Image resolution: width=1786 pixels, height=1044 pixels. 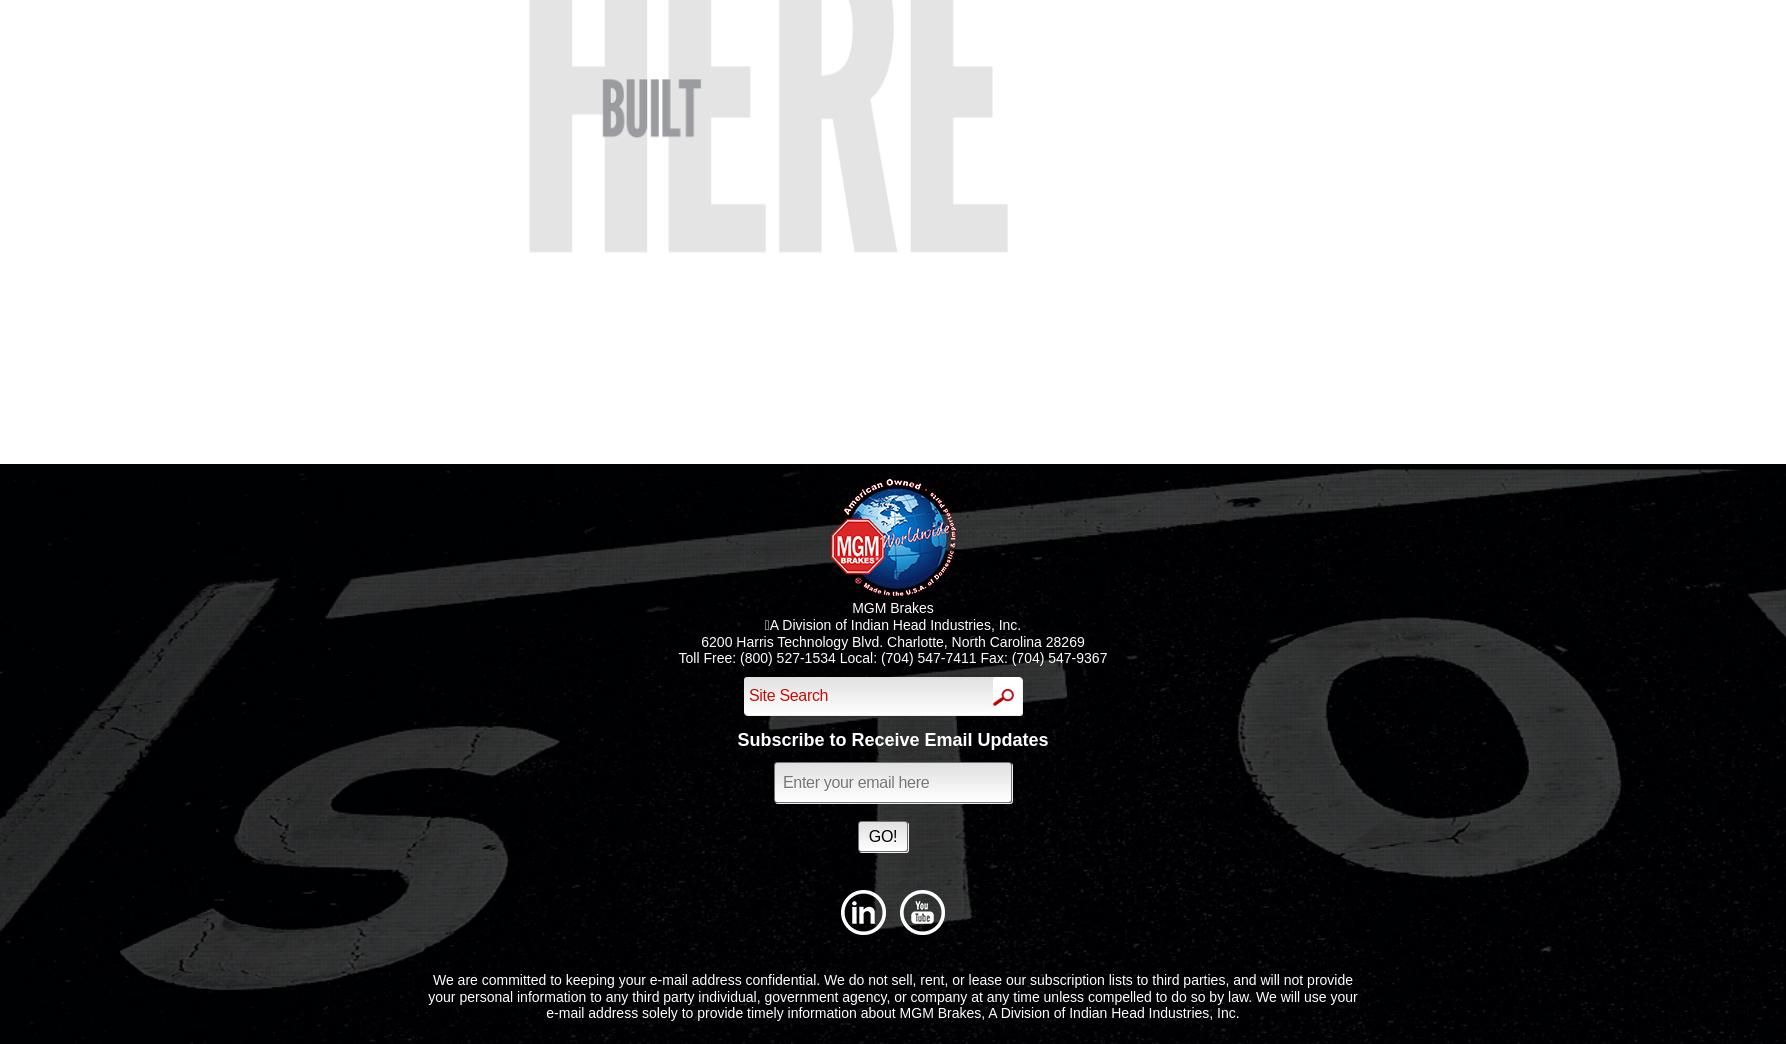 I want to click on 'Fax: (704) 547-9367', so click(x=1041, y=657).